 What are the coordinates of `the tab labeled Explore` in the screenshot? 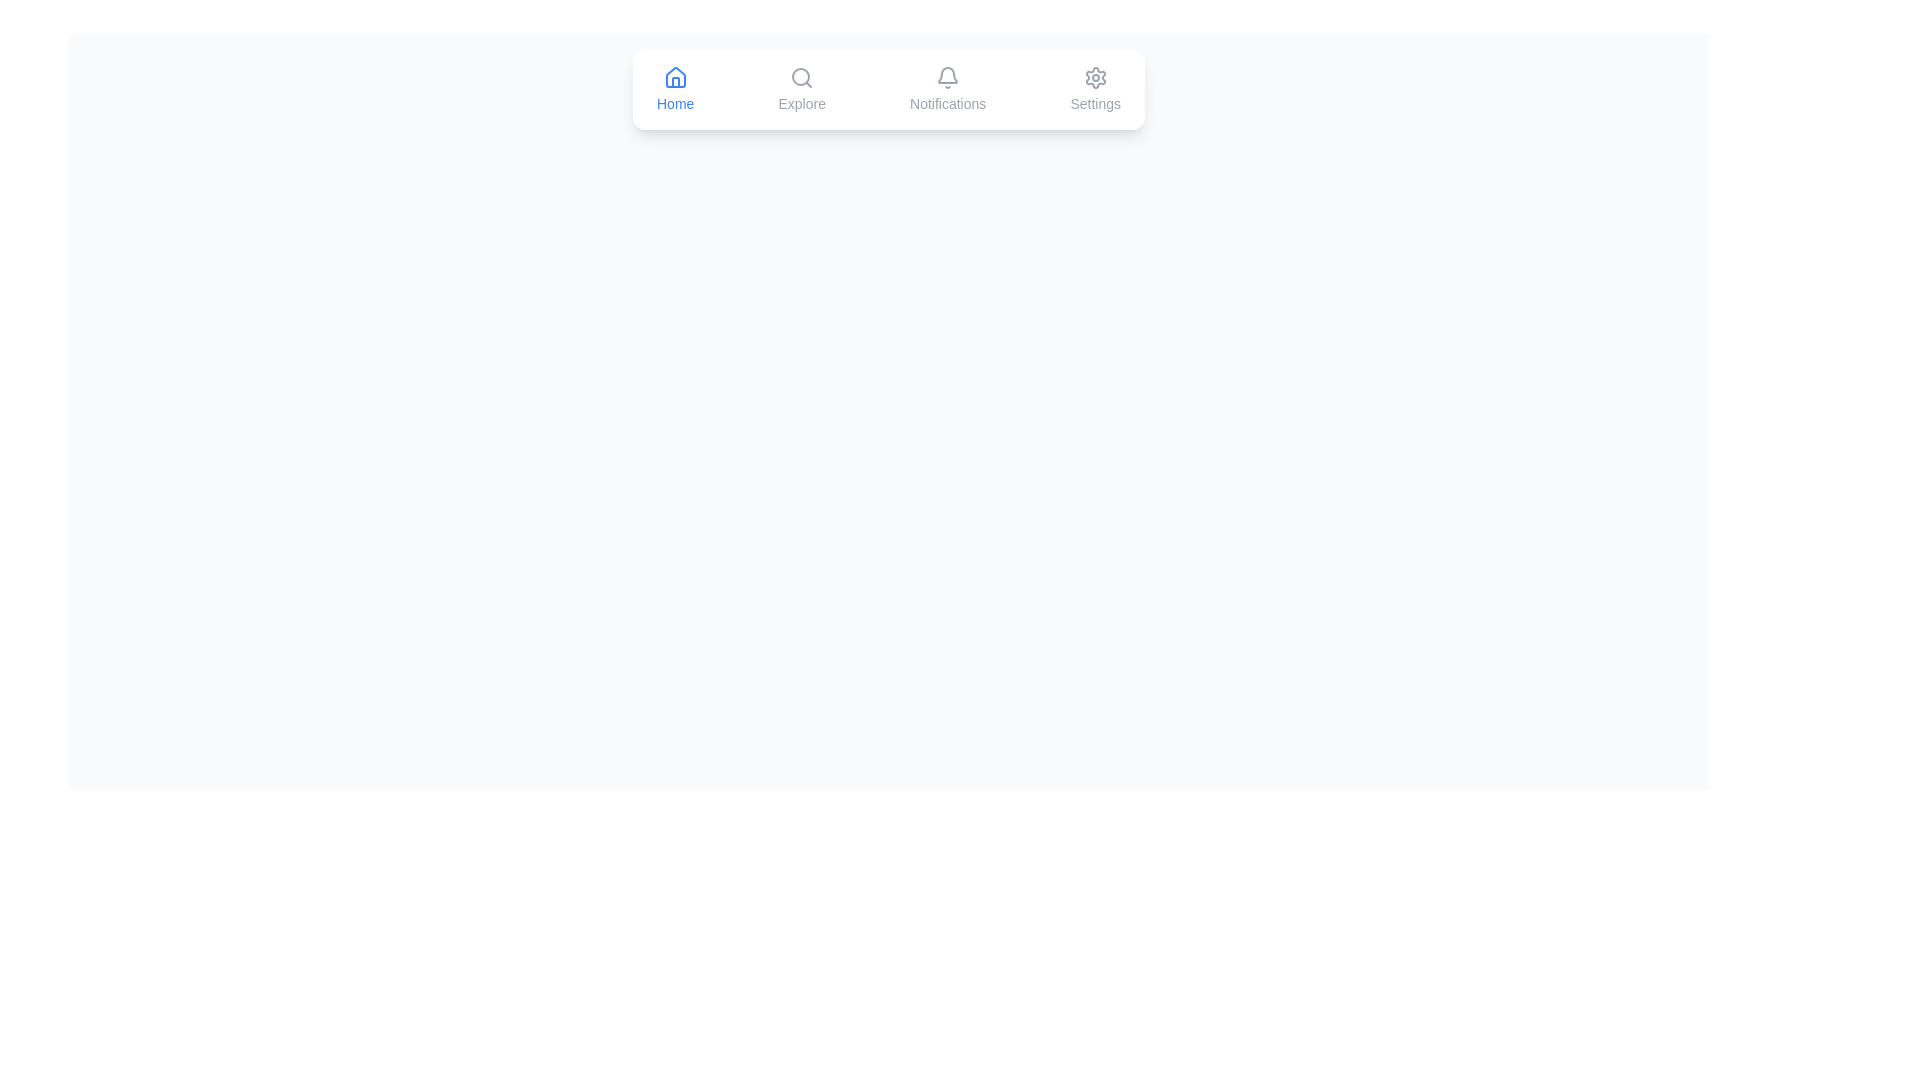 It's located at (801, 88).